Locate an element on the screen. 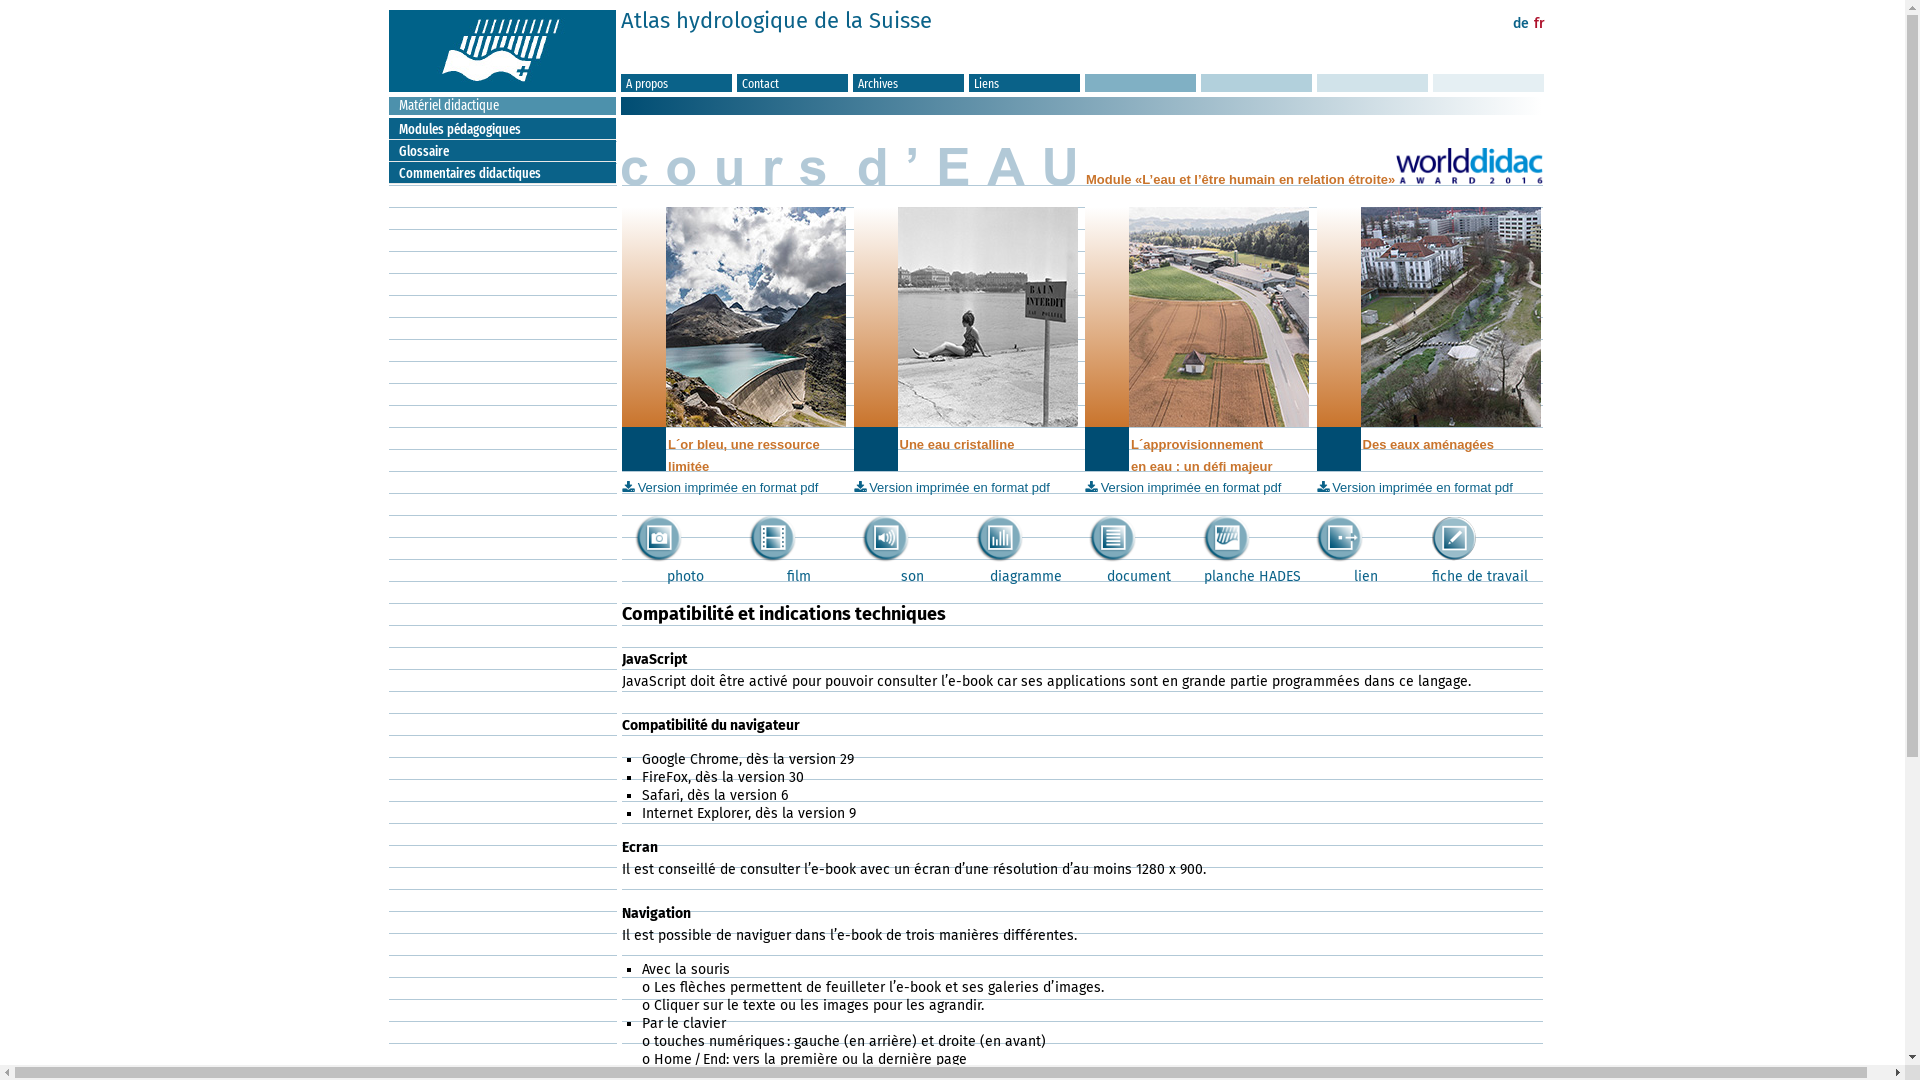 The image size is (1920, 1080). 'fr' is located at coordinates (1538, 23).